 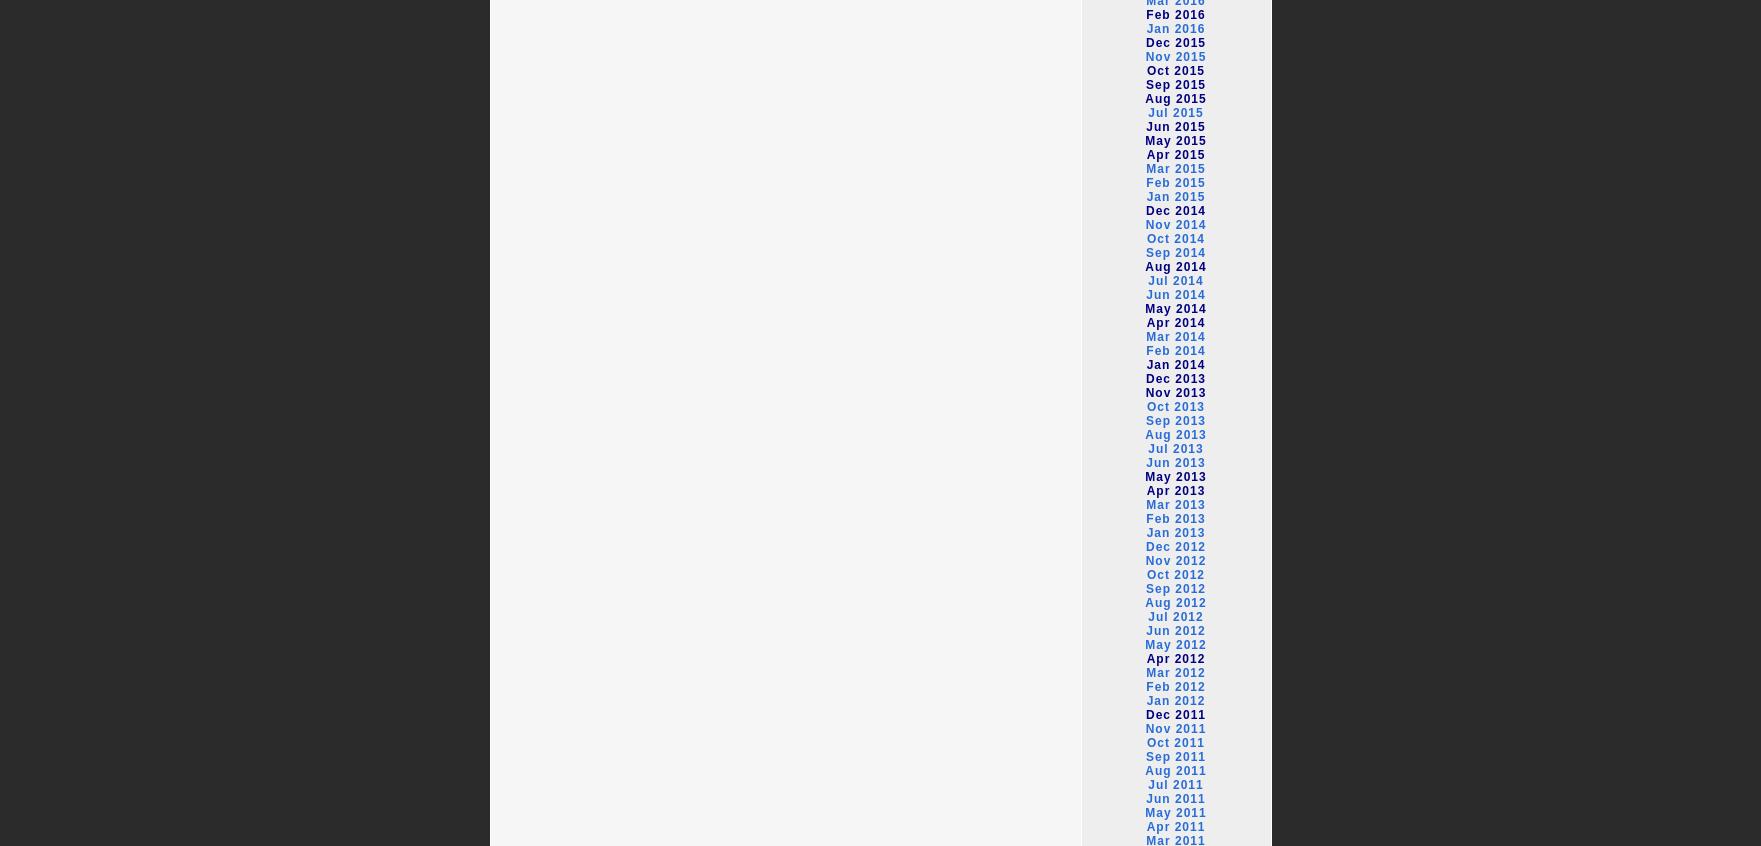 I want to click on 'Sep 2012', so click(x=1144, y=587).